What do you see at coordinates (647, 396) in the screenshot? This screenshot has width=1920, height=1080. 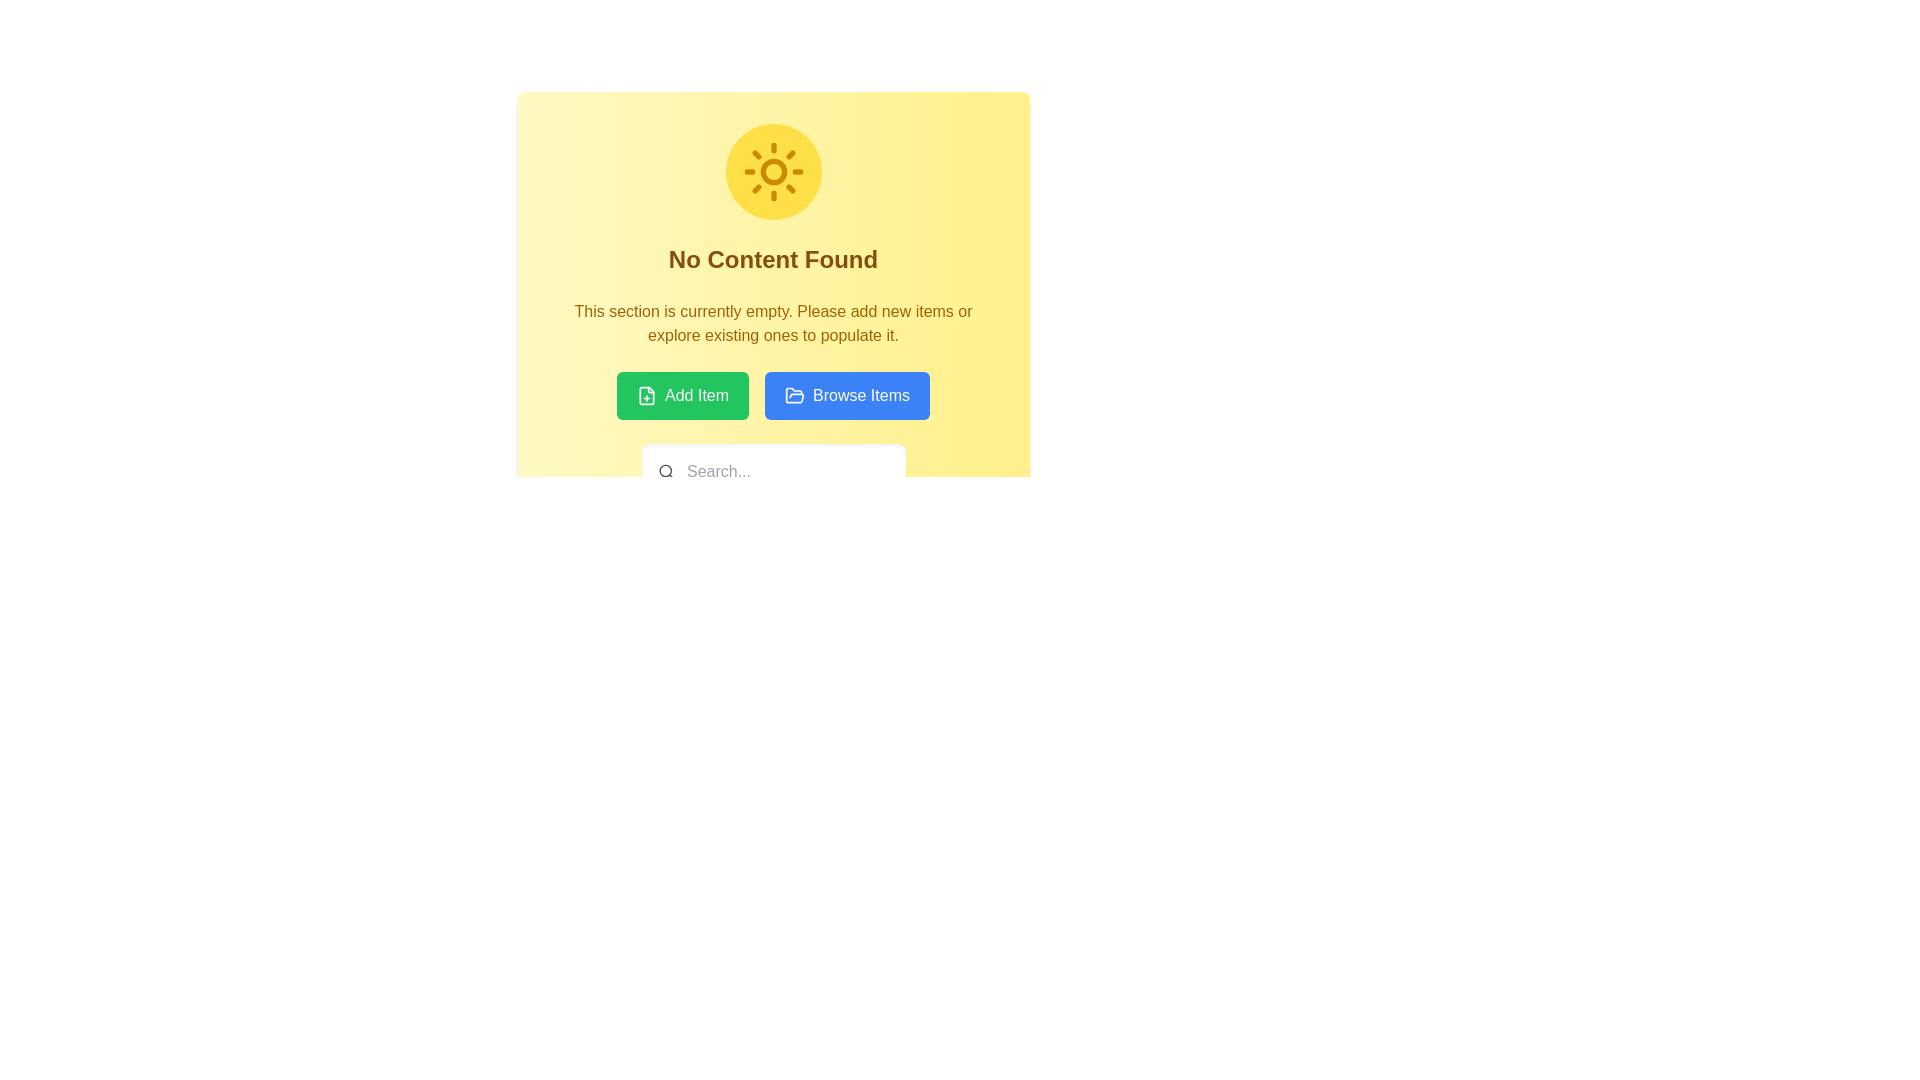 I see `the 'Add Item' button` at bounding box center [647, 396].